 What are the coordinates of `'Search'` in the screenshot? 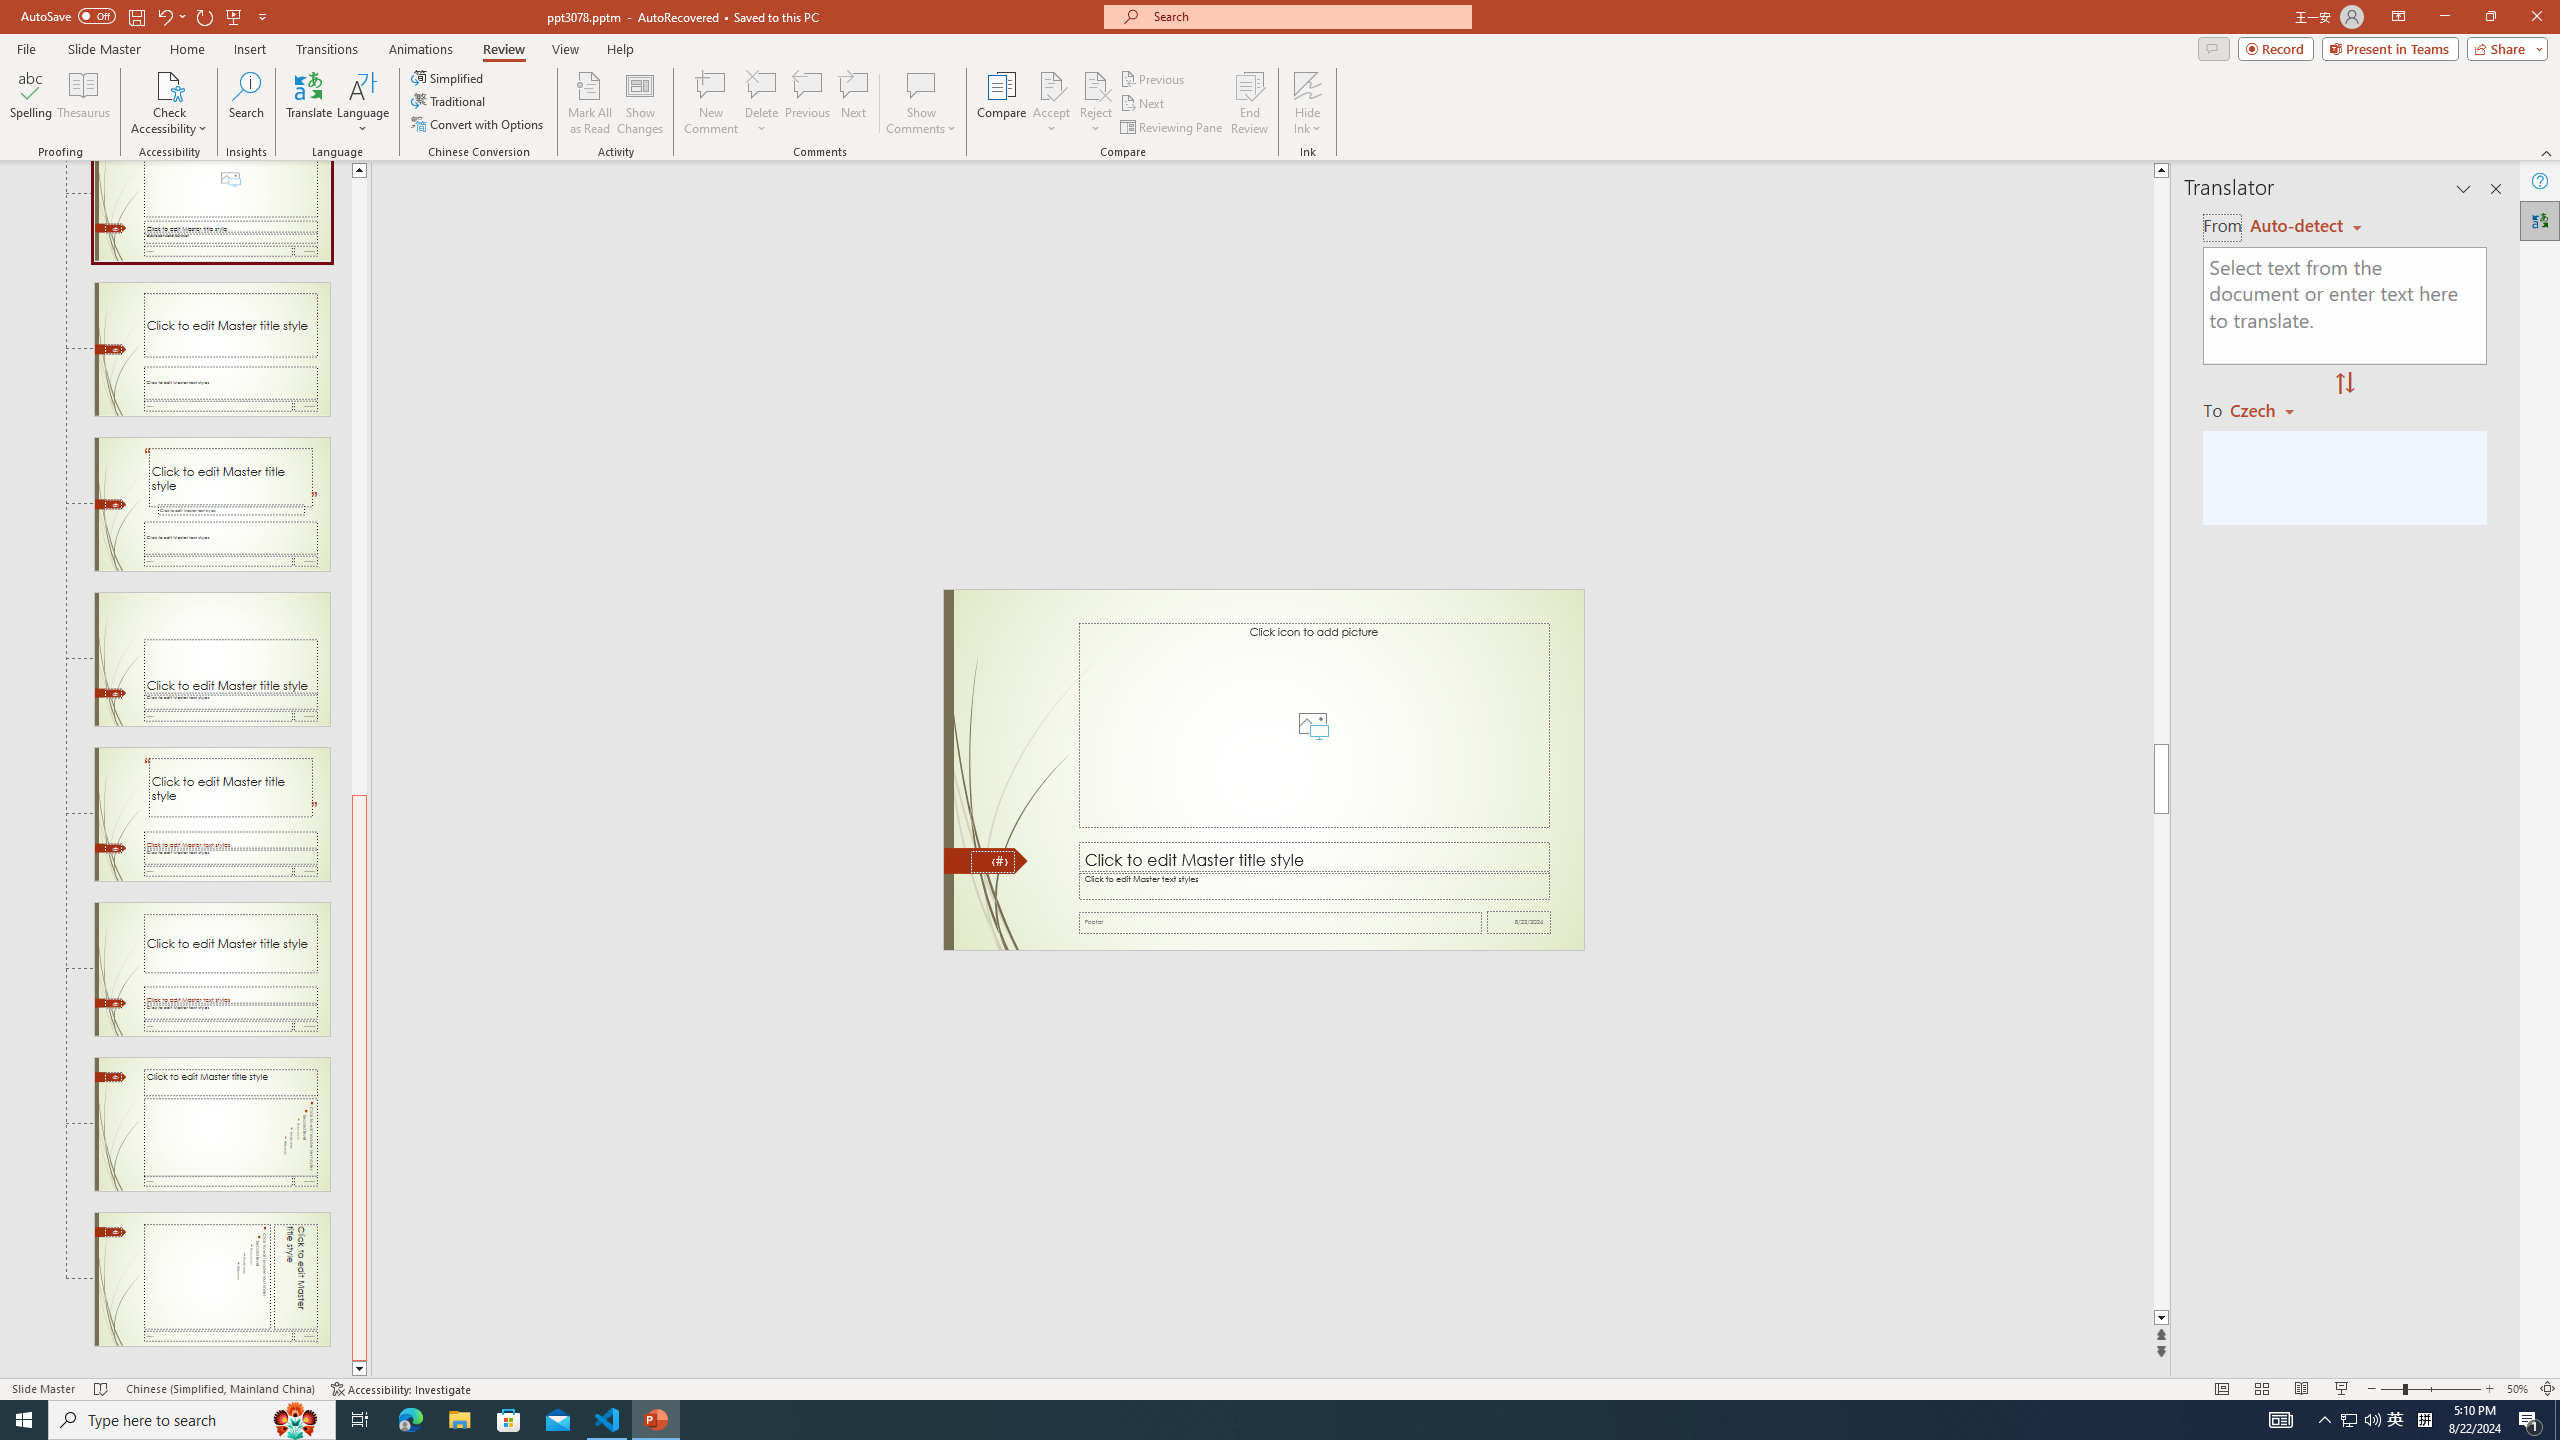 It's located at (246, 103).